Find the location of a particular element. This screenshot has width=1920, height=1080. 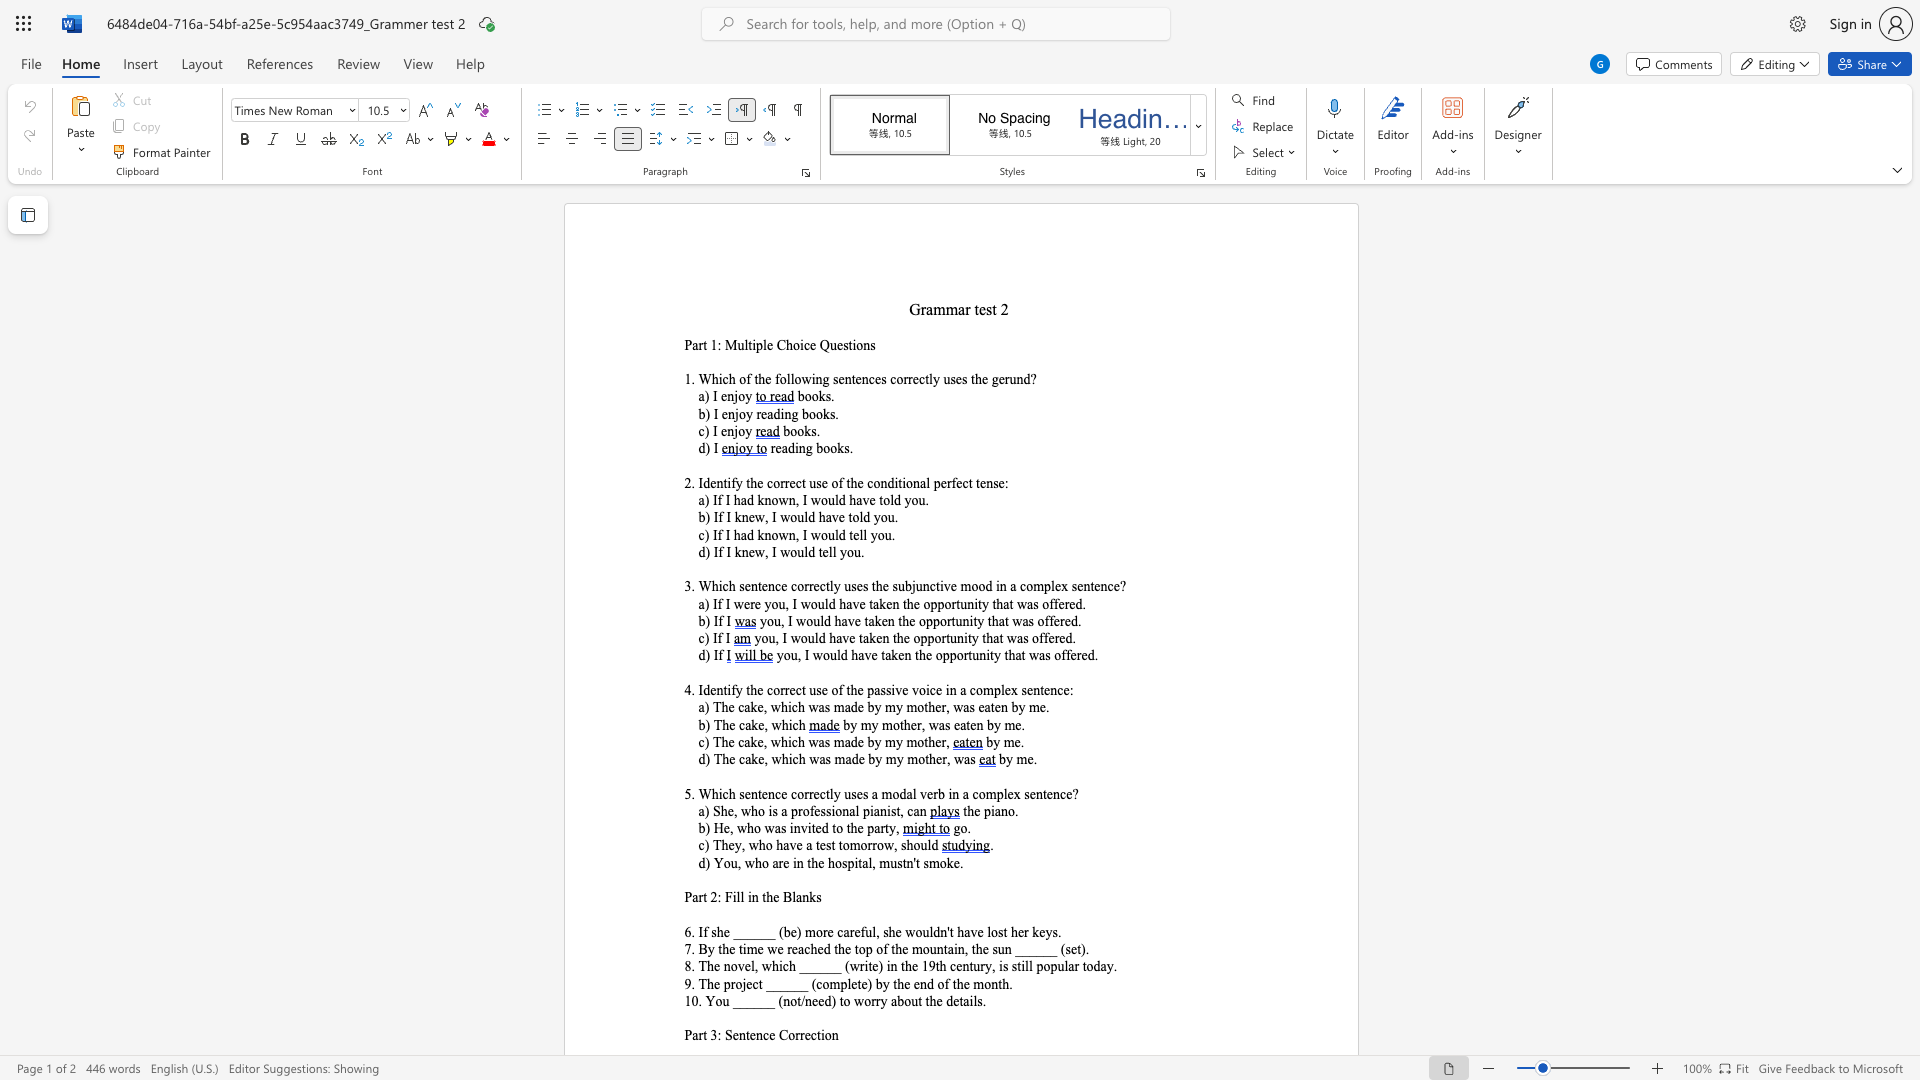

the space between the continuous character "u" and "l" in the text is located at coordinates (834, 499).